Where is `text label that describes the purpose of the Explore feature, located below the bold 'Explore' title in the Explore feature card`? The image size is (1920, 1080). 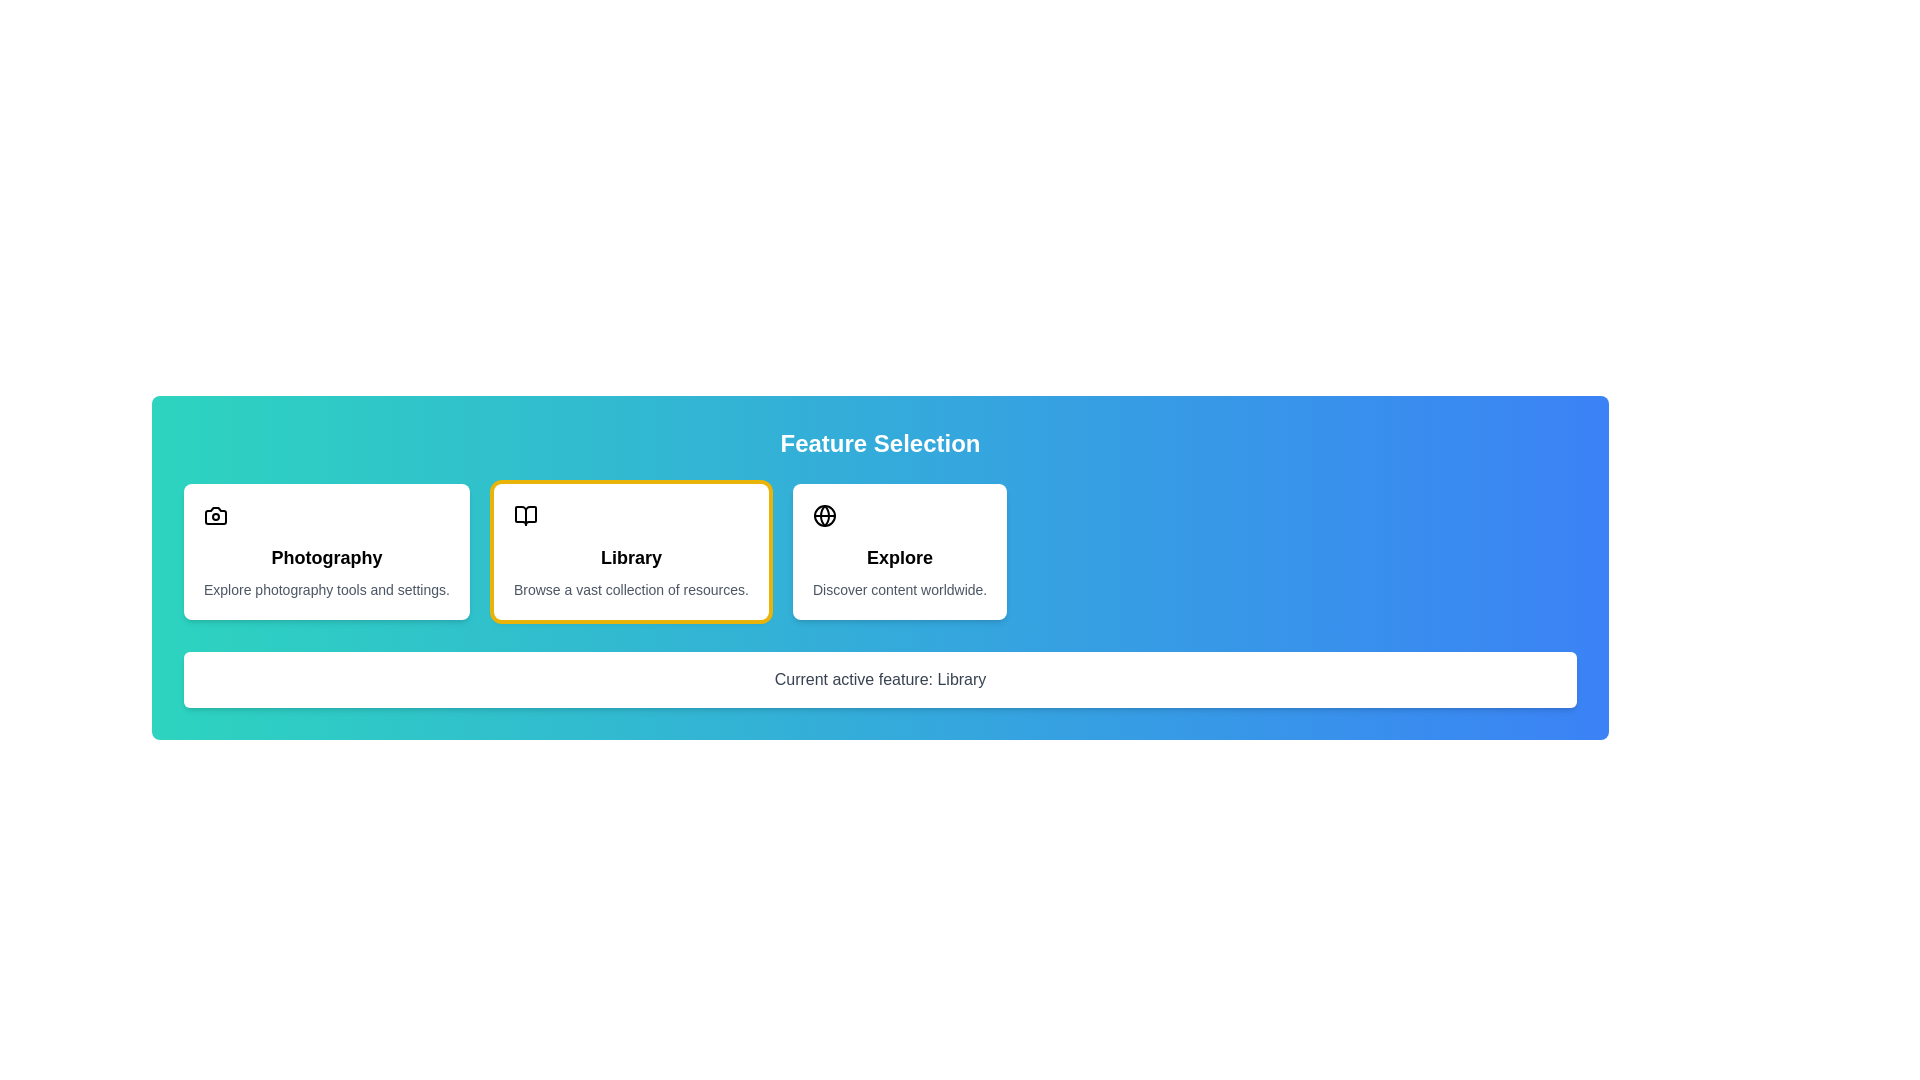 text label that describes the purpose of the Explore feature, located below the bold 'Explore' title in the Explore feature card is located at coordinates (899, 589).